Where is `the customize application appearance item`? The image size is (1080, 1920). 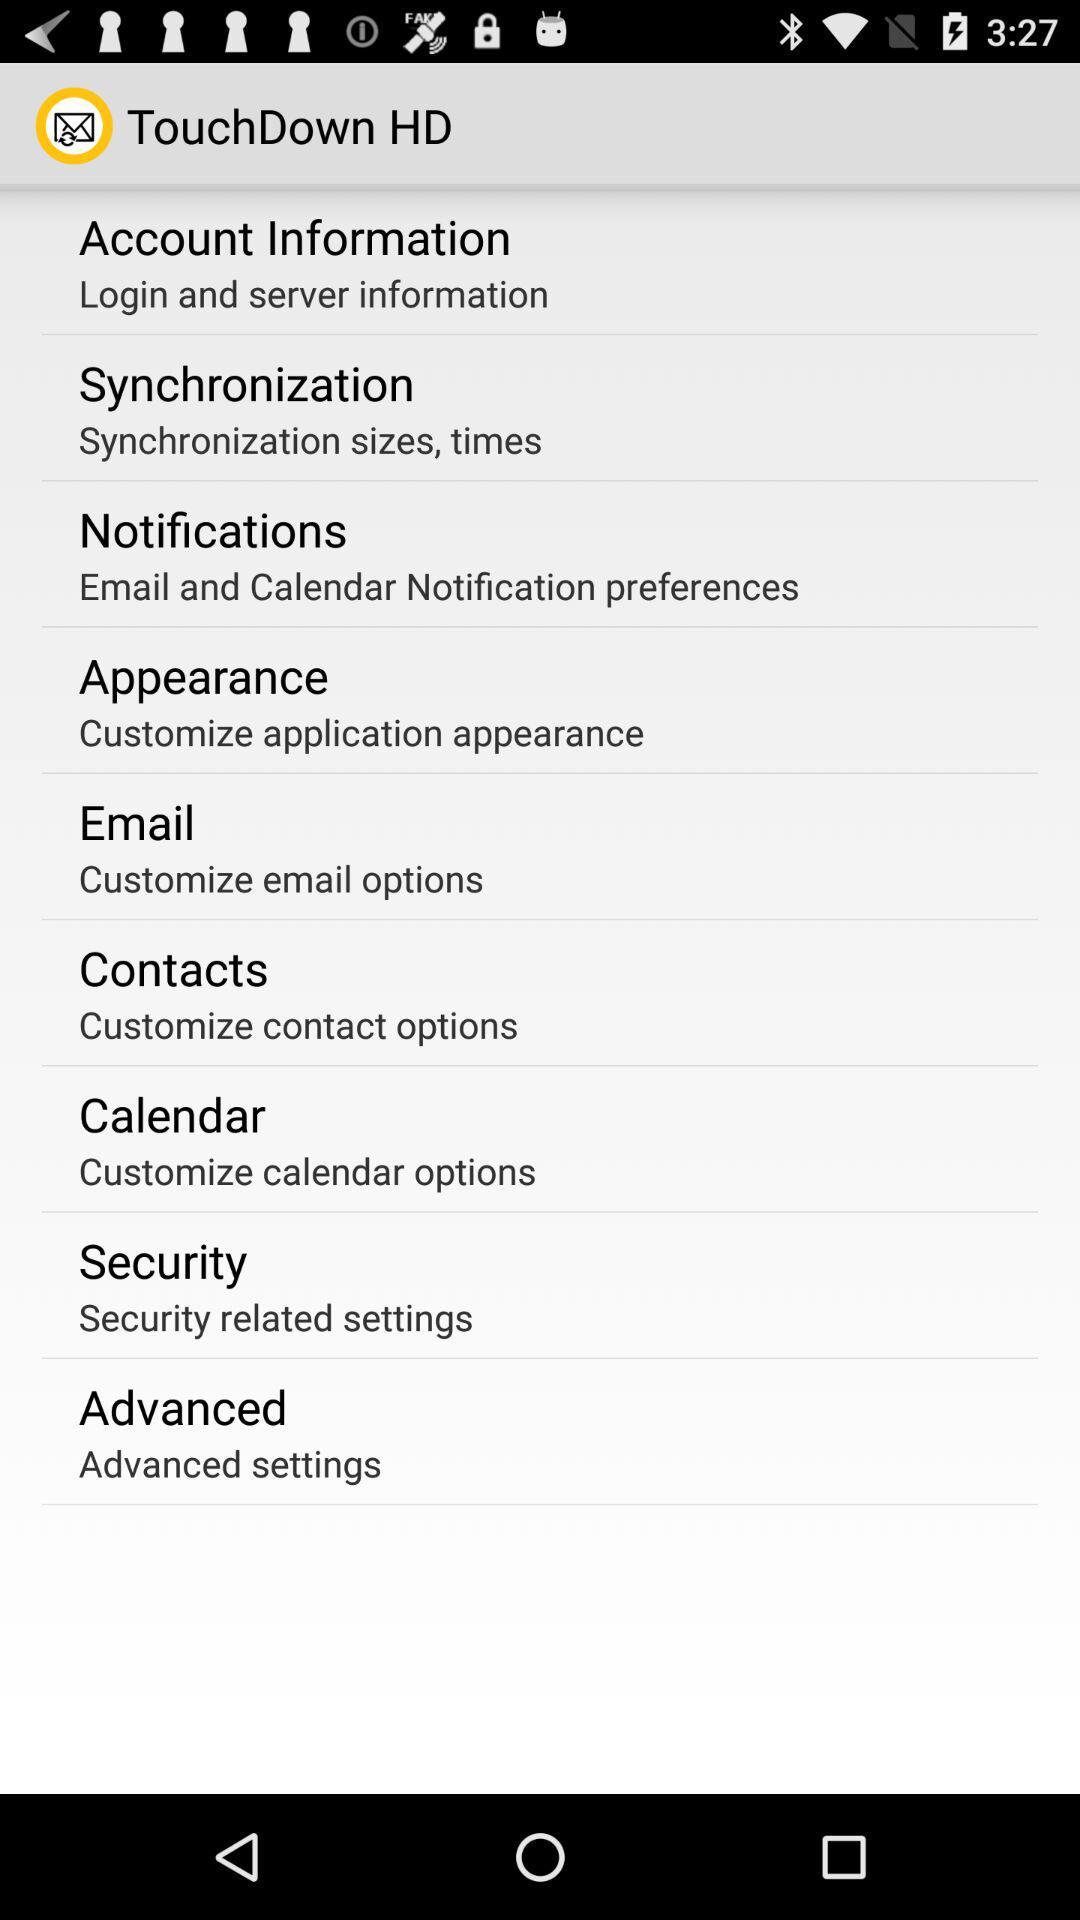 the customize application appearance item is located at coordinates (361, 731).